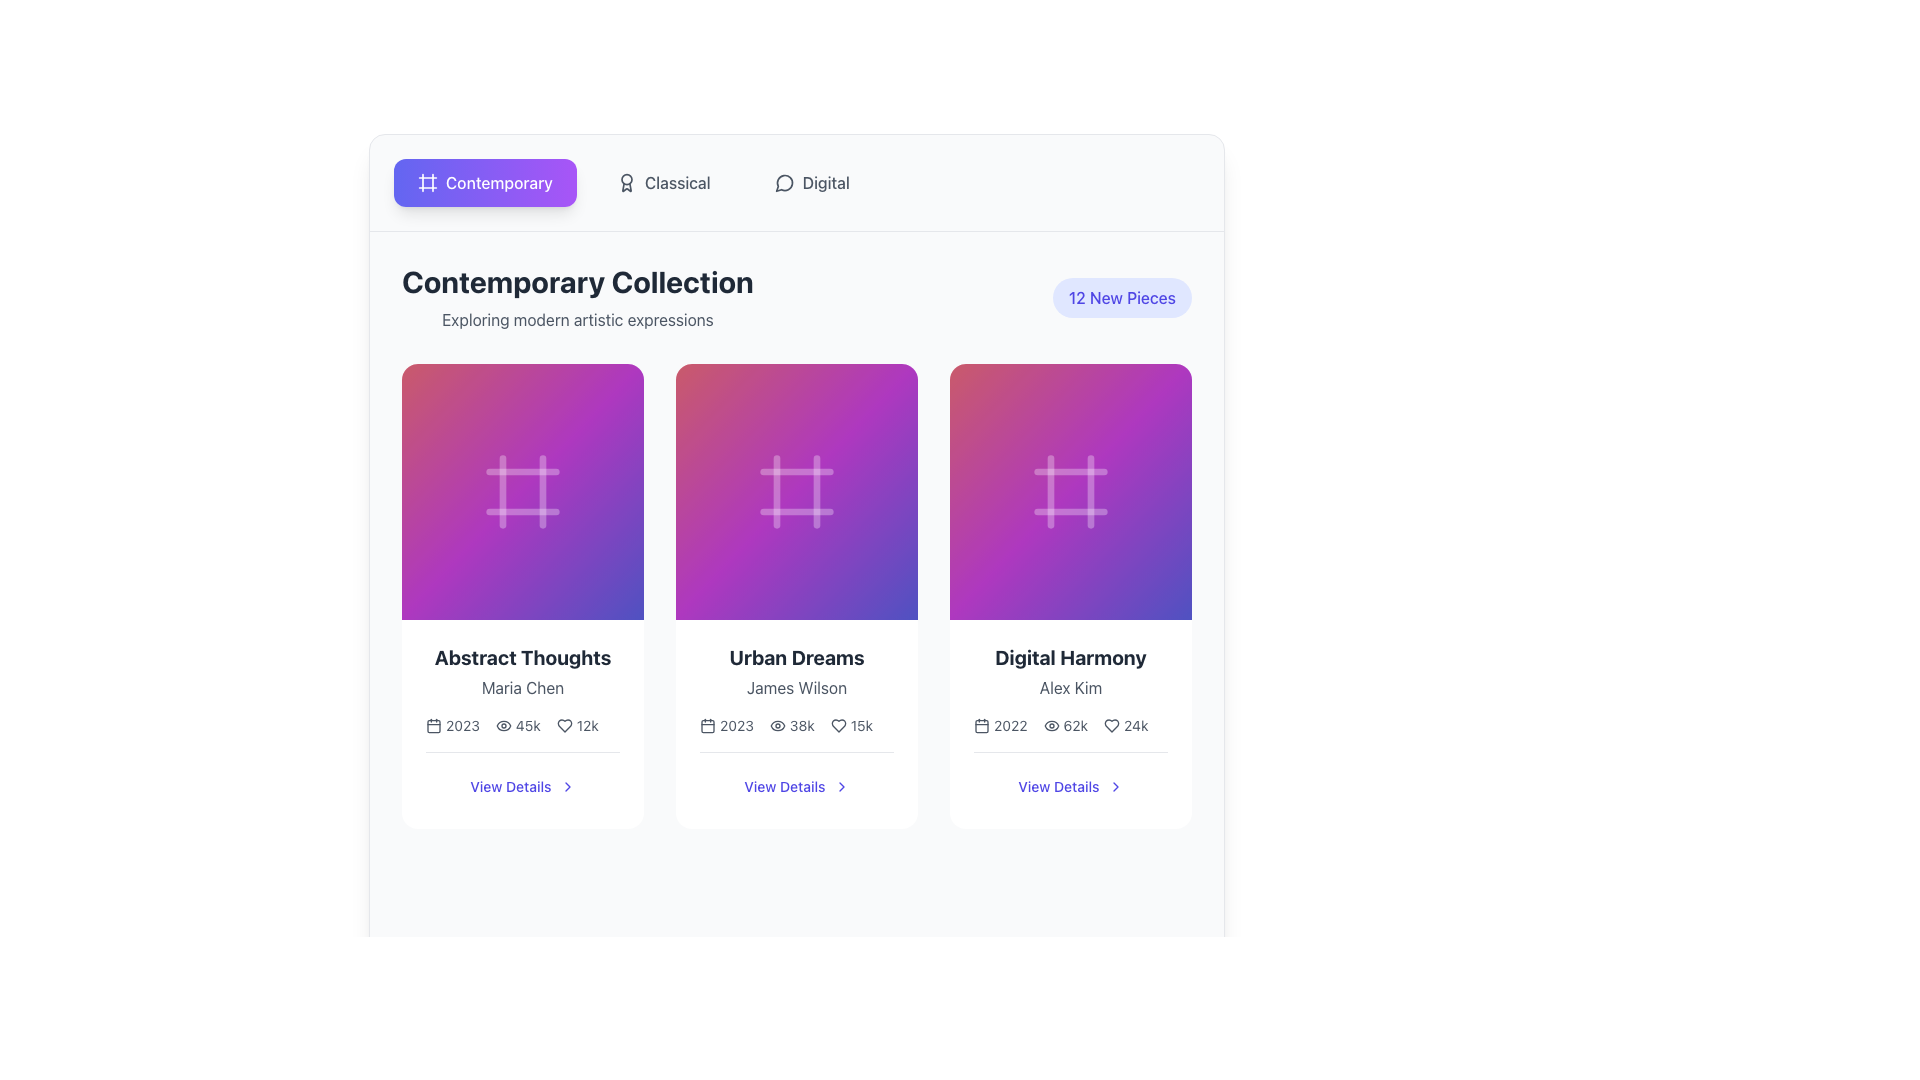 This screenshot has width=1920, height=1080. I want to click on the text label indicating the author or creator, which is positioned below the heading 'Abstract Thoughts' in the leftmost card of the grid layout, so click(523, 686).